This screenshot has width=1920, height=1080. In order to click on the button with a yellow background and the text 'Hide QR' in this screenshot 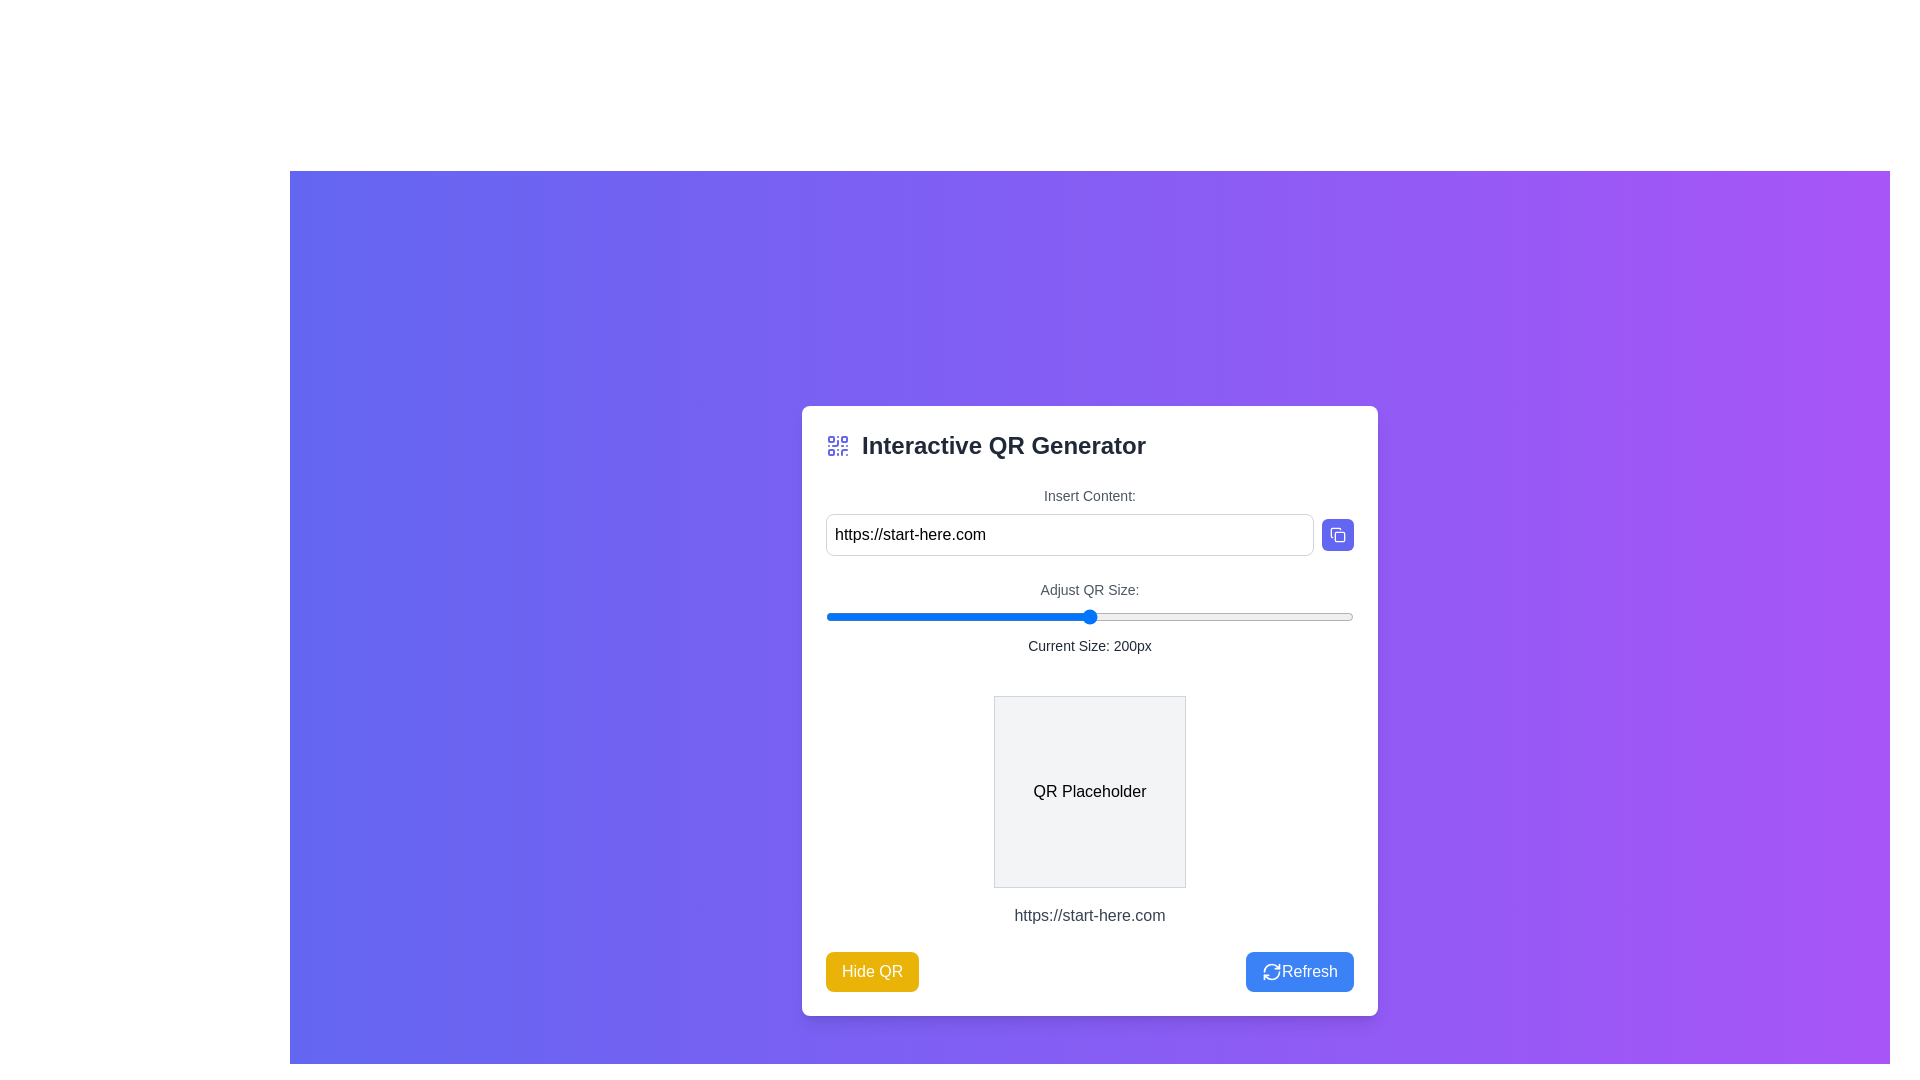, I will do `click(872, 971)`.